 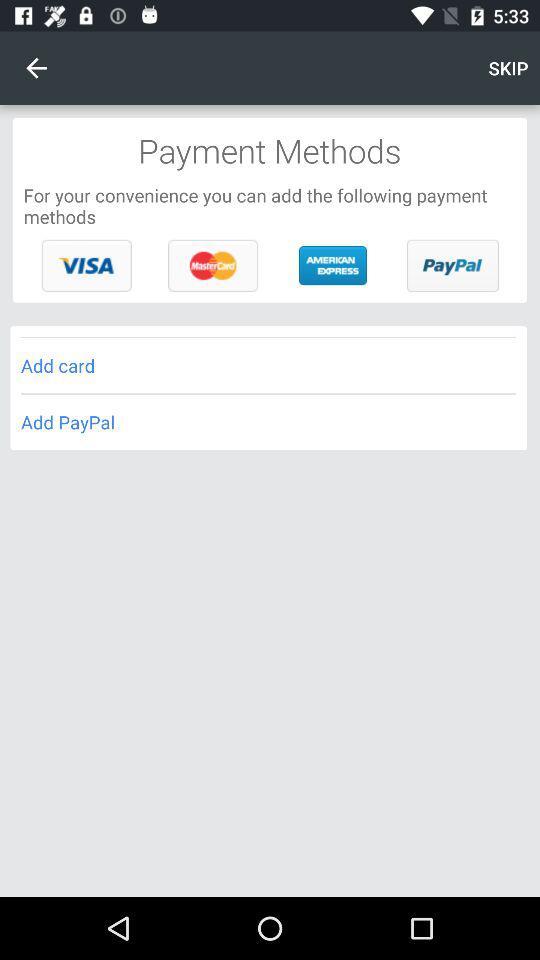 What do you see at coordinates (268, 422) in the screenshot?
I see `the add paypal icon` at bounding box center [268, 422].